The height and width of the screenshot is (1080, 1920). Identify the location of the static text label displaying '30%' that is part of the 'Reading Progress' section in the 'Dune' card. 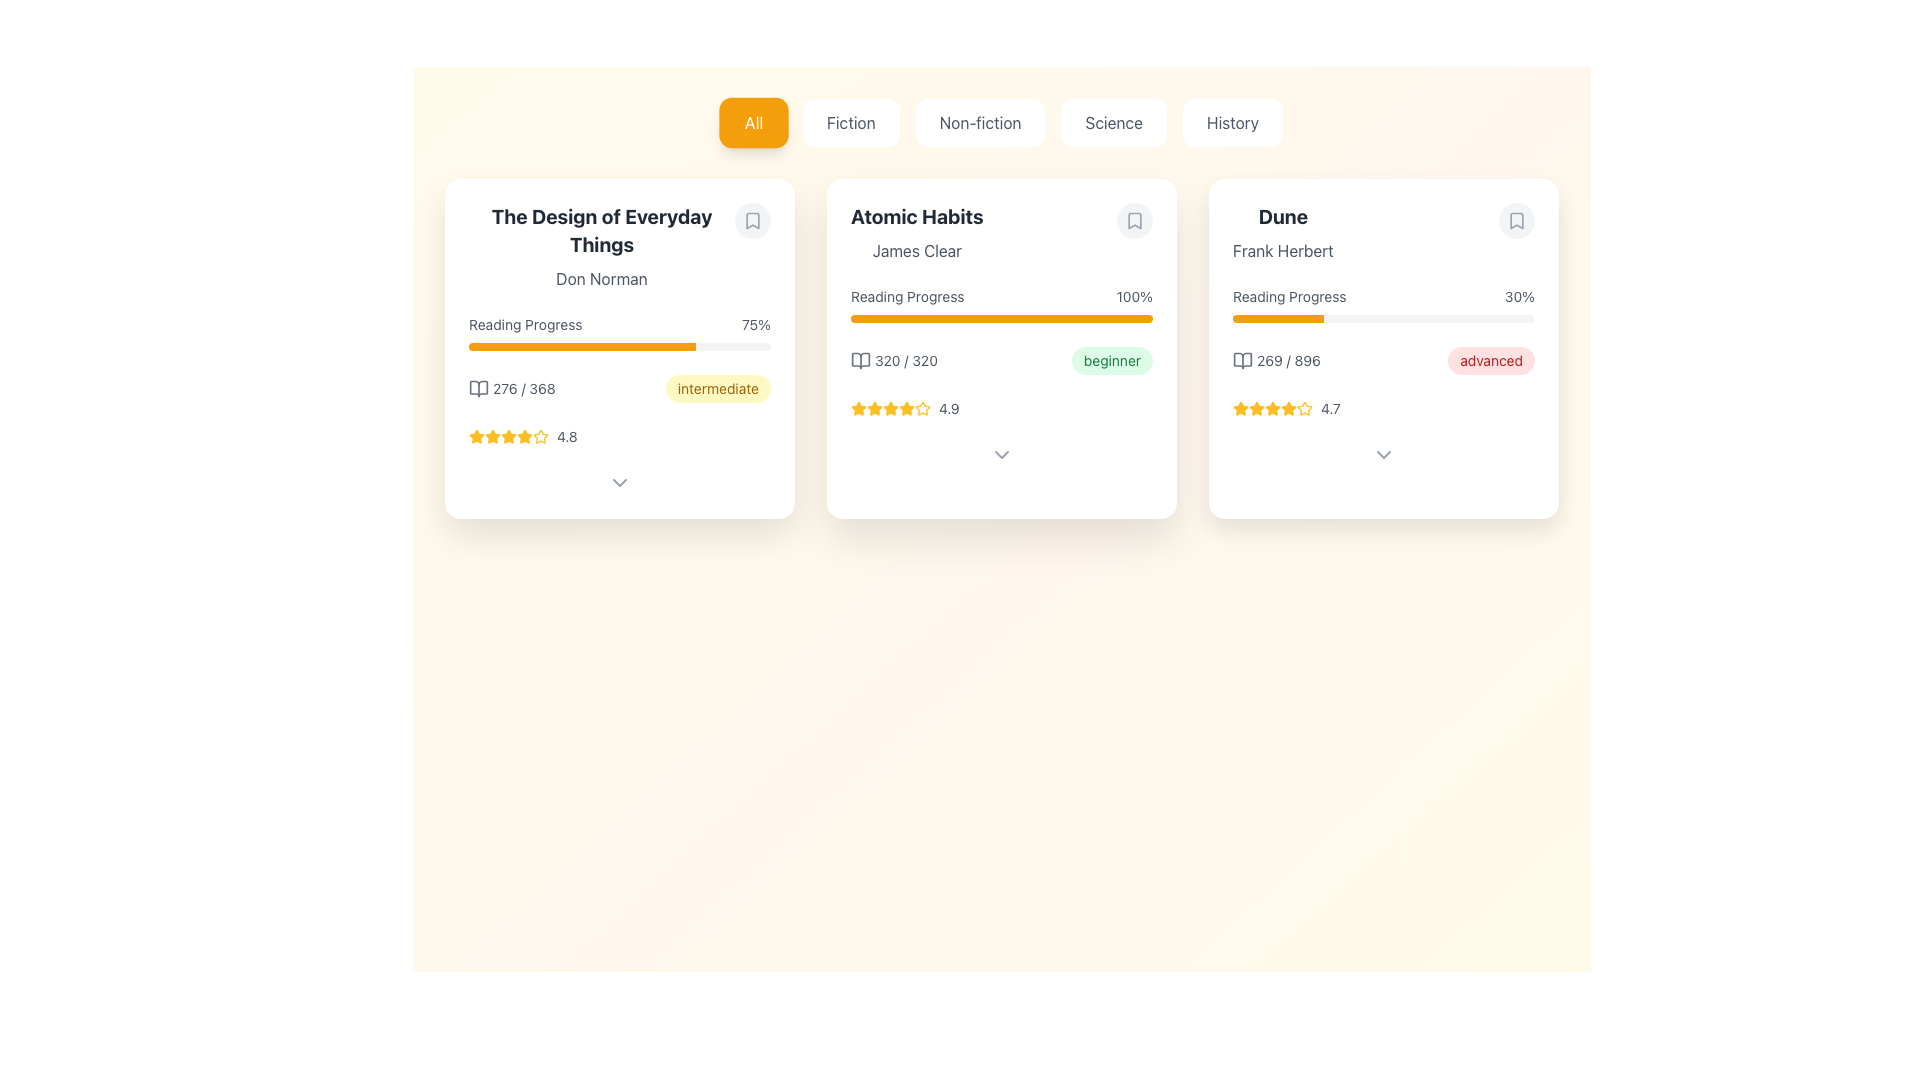
(1519, 297).